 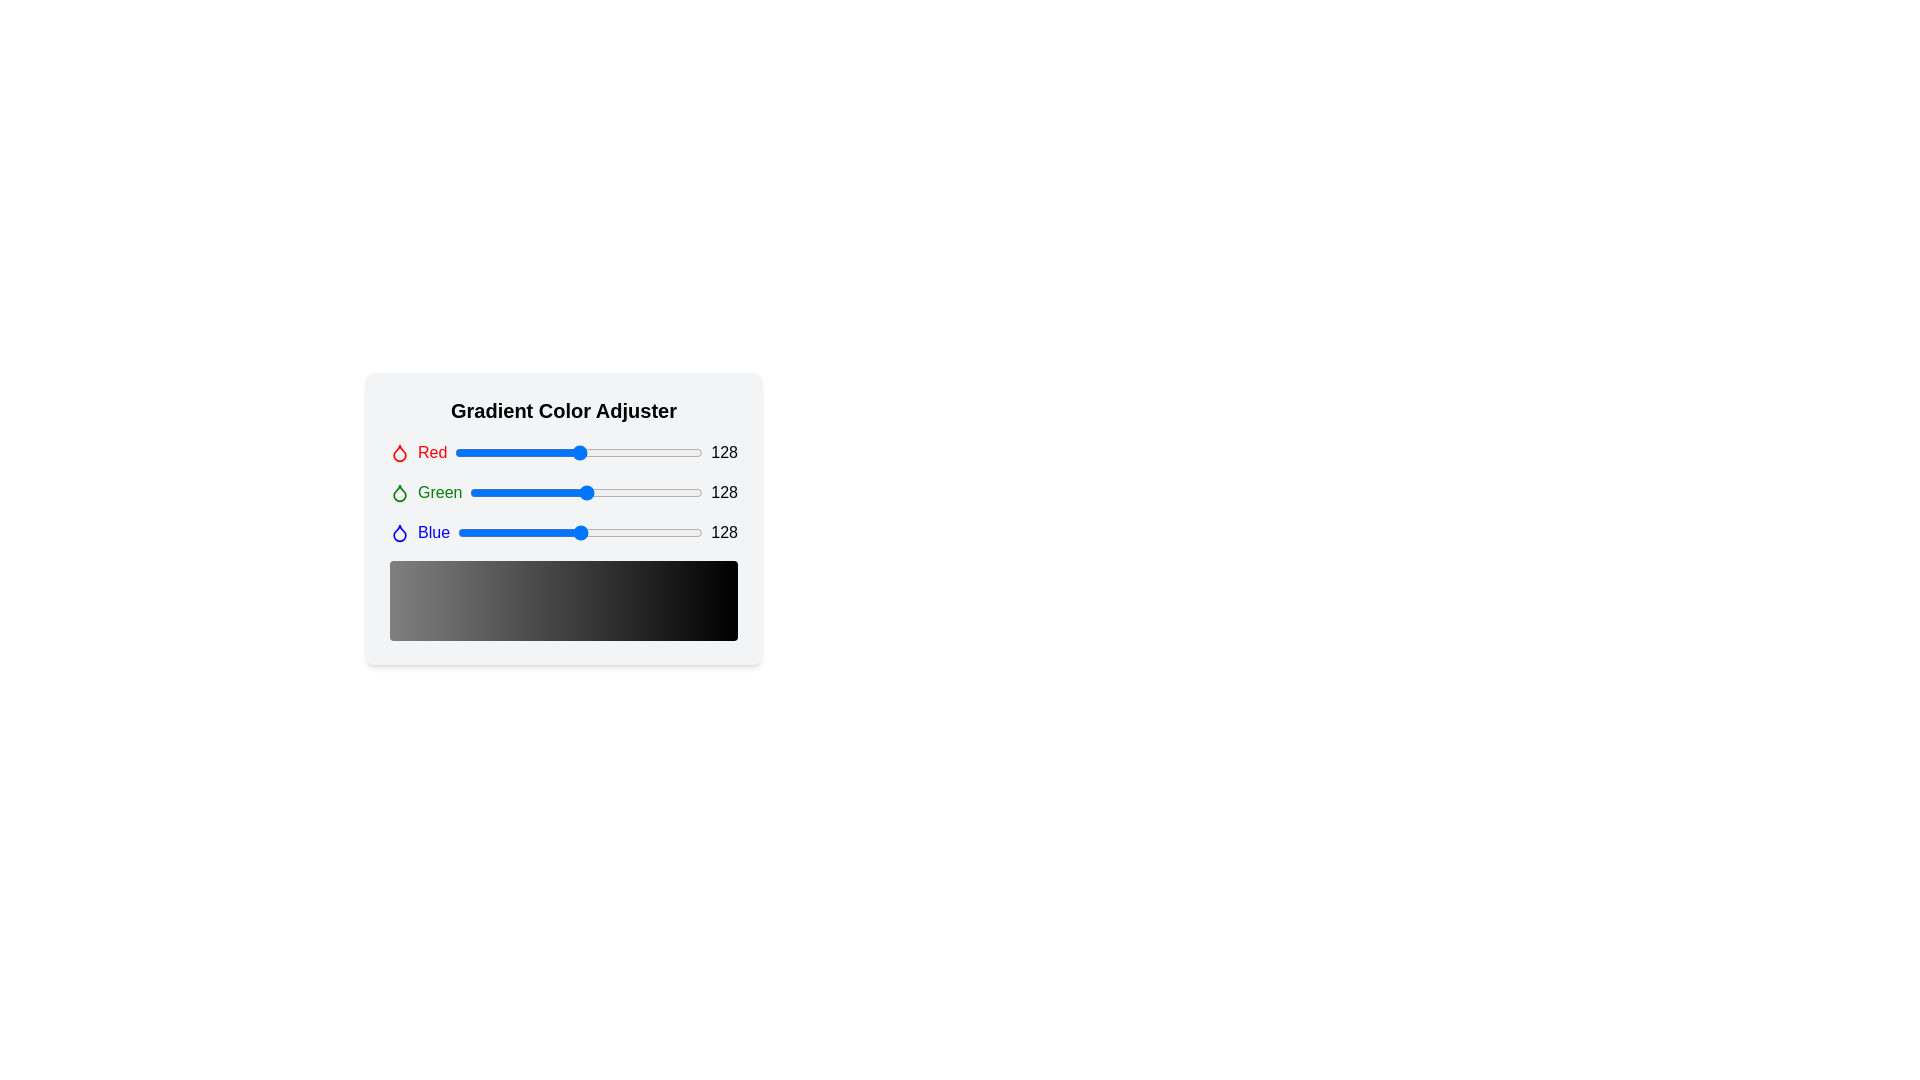 I want to click on the blue color slider to 50, so click(x=506, y=531).